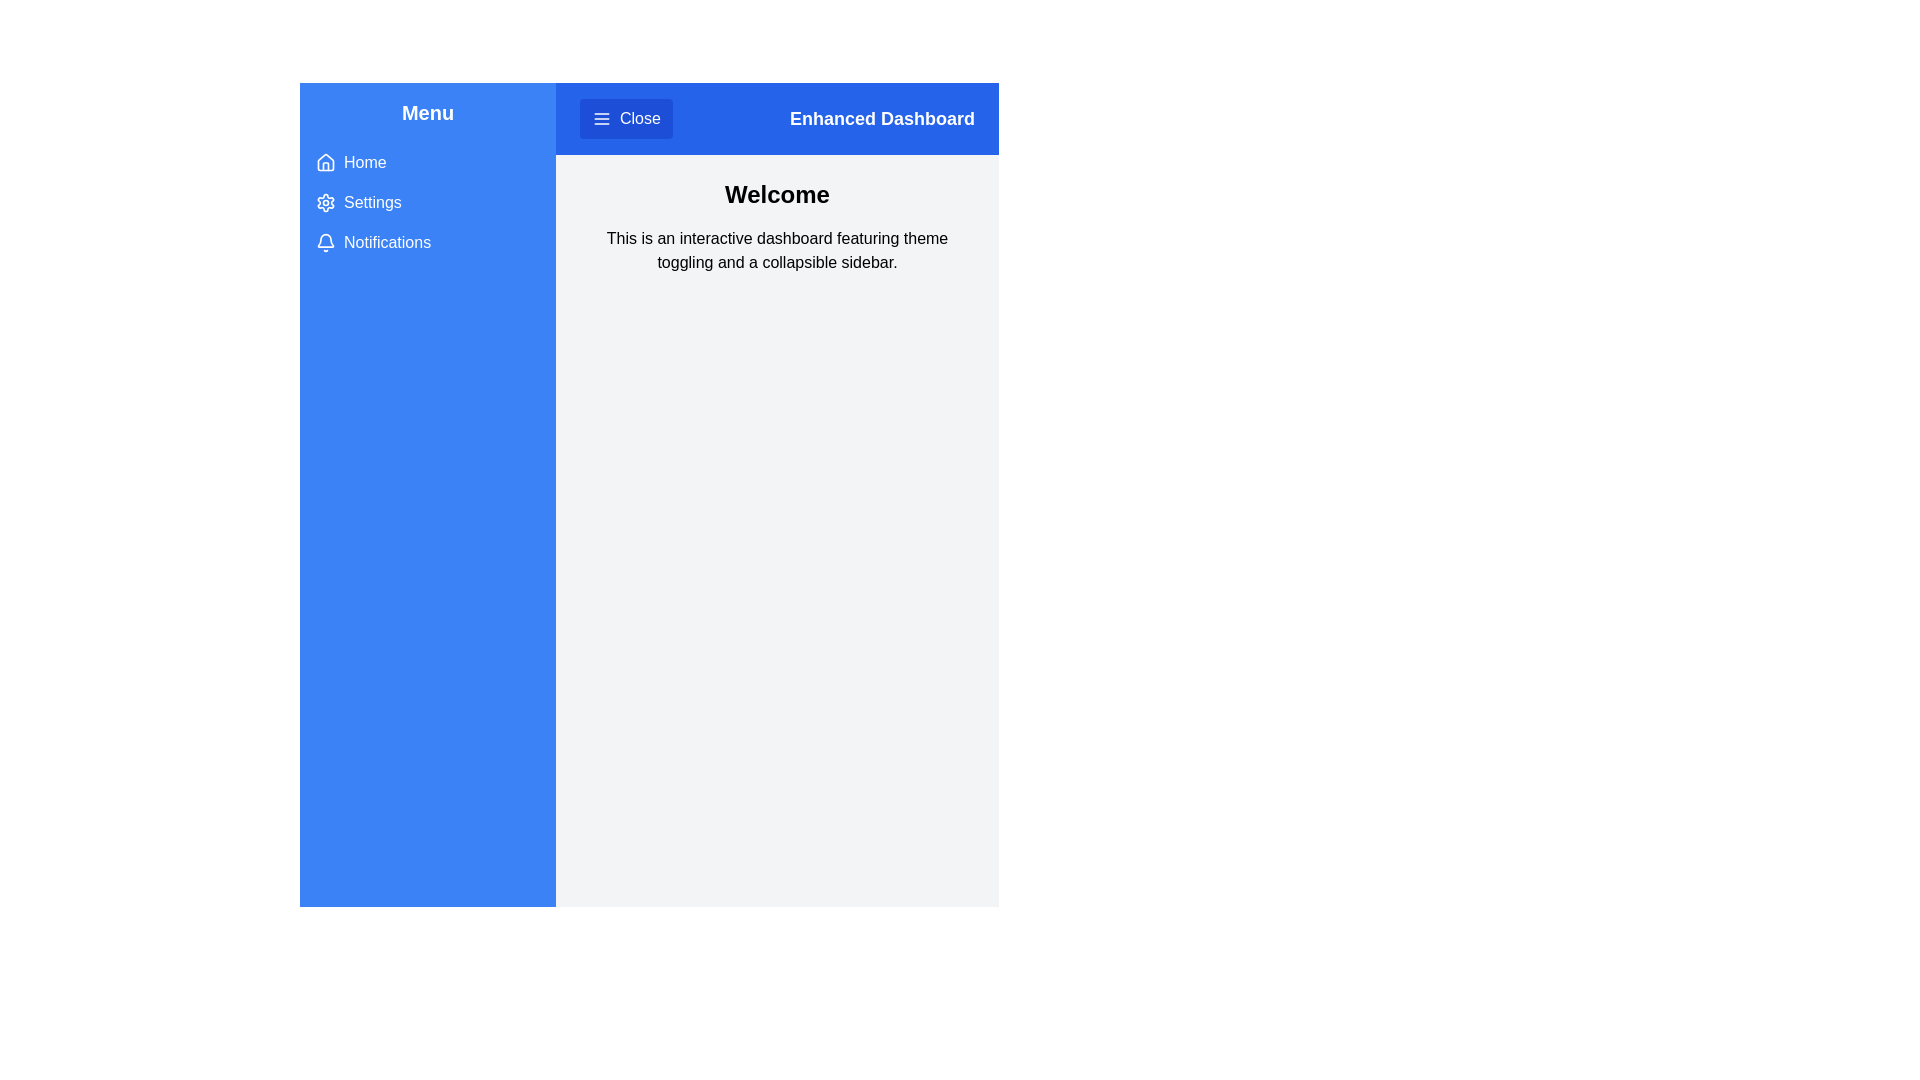  What do you see at coordinates (326, 203) in the screenshot?
I see `the 'Settings' icon in the sidebar menu` at bounding box center [326, 203].